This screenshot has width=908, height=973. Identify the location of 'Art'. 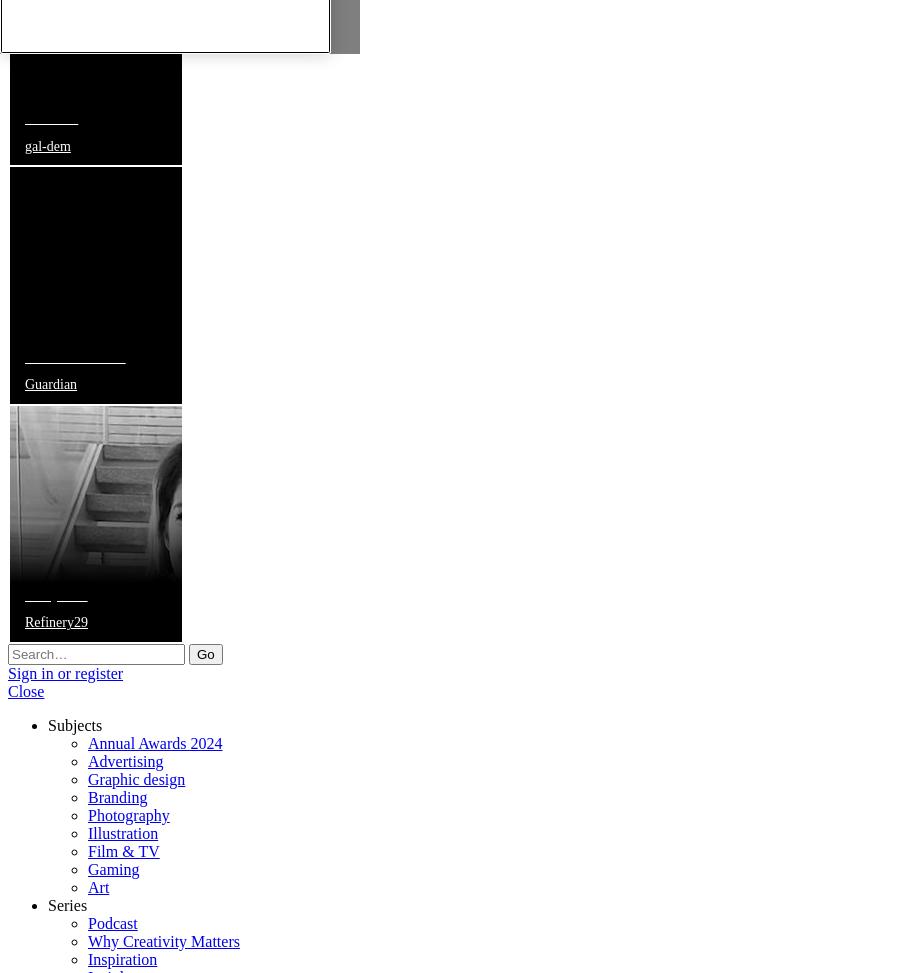
(97, 886).